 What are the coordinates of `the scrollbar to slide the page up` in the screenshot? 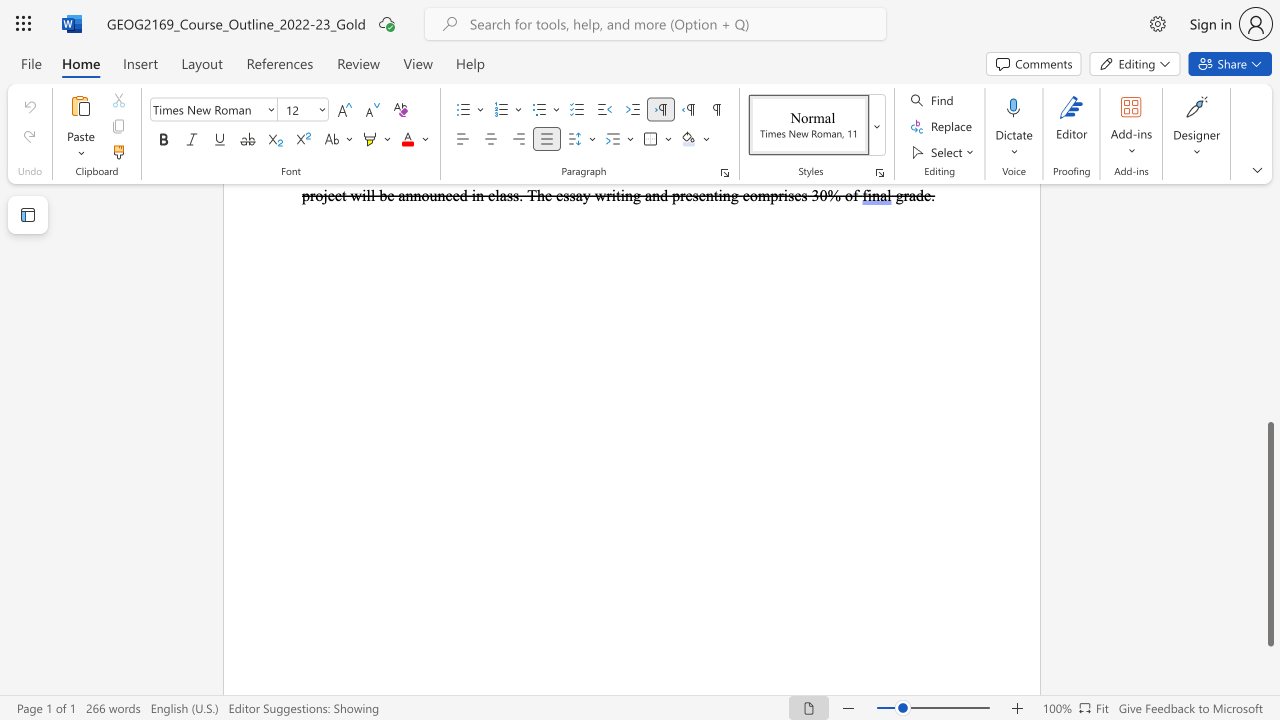 It's located at (1269, 258).